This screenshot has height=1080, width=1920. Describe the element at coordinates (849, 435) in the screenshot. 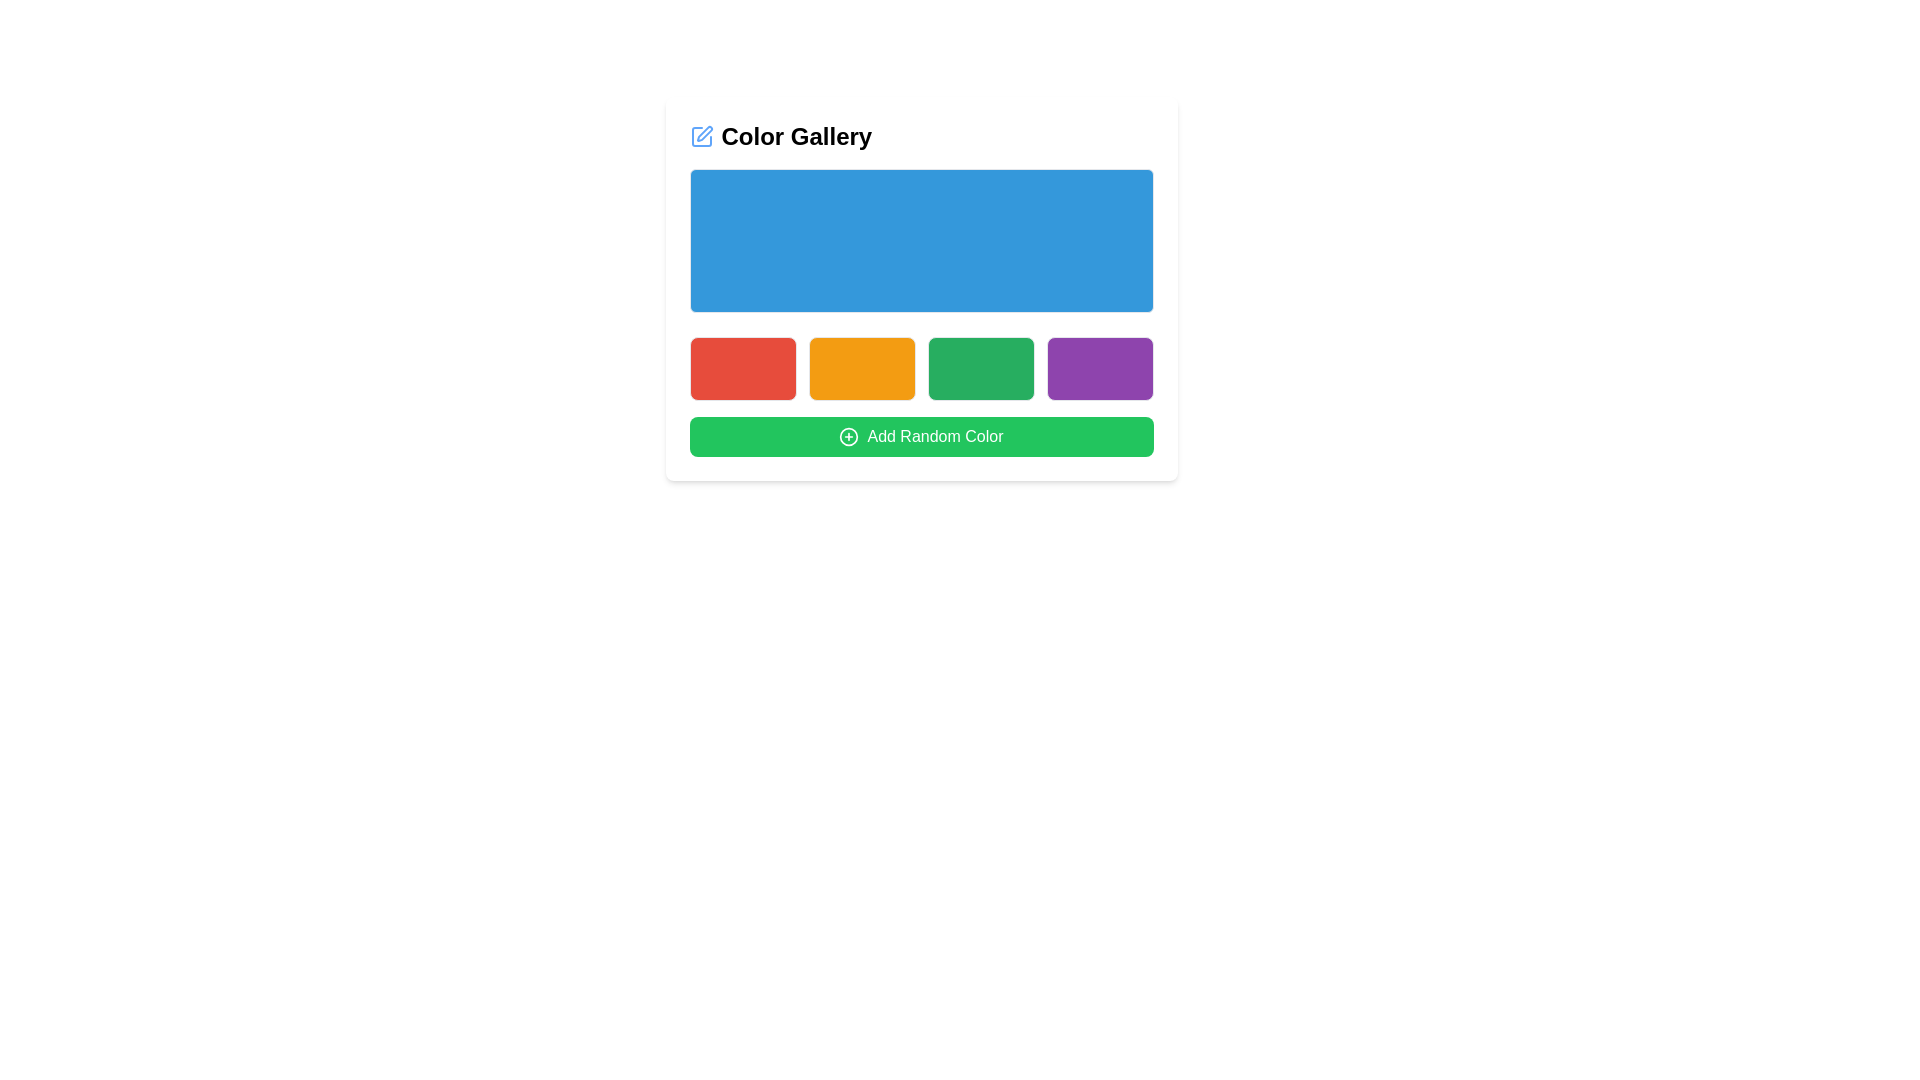

I see `the SVG Graphic (Circle with Plus Symbol) located centrally within the green button labeled 'Add Random Color' at the bottom center of the 'Color Gallery' card layout` at that location.